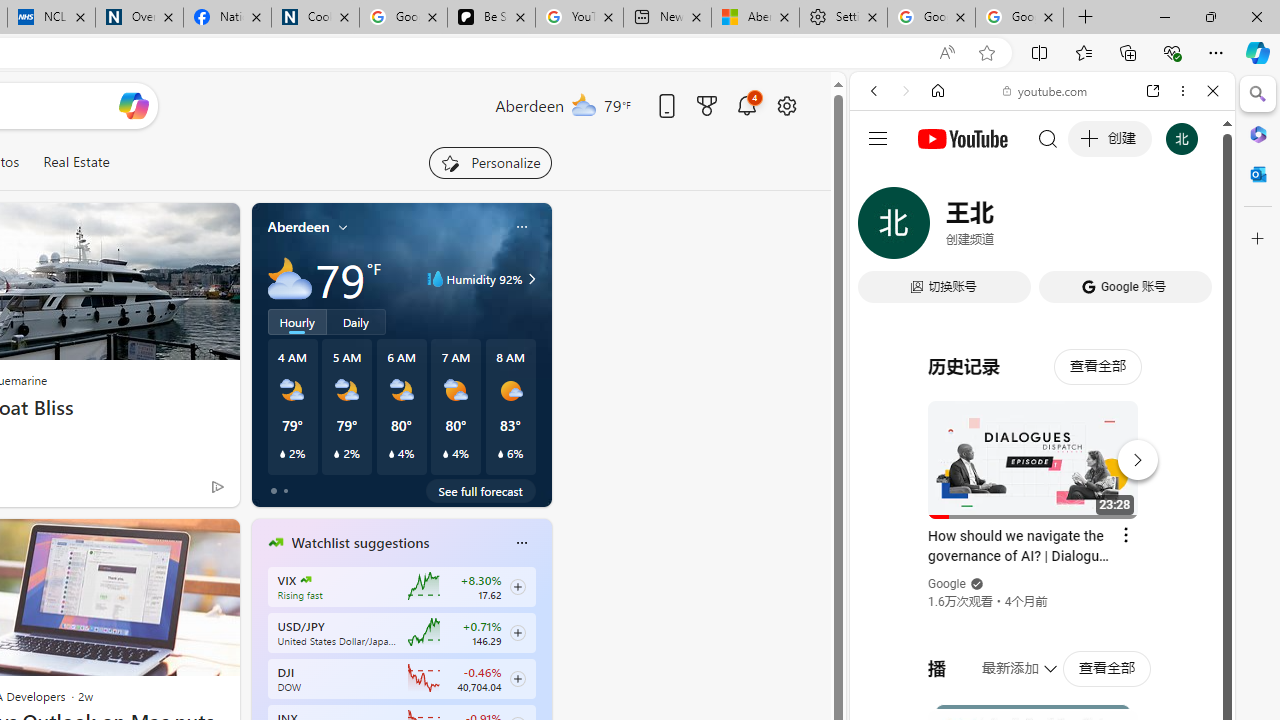 The image size is (1280, 720). What do you see at coordinates (937, 91) in the screenshot?
I see `'Home'` at bounding box center [937, 91].